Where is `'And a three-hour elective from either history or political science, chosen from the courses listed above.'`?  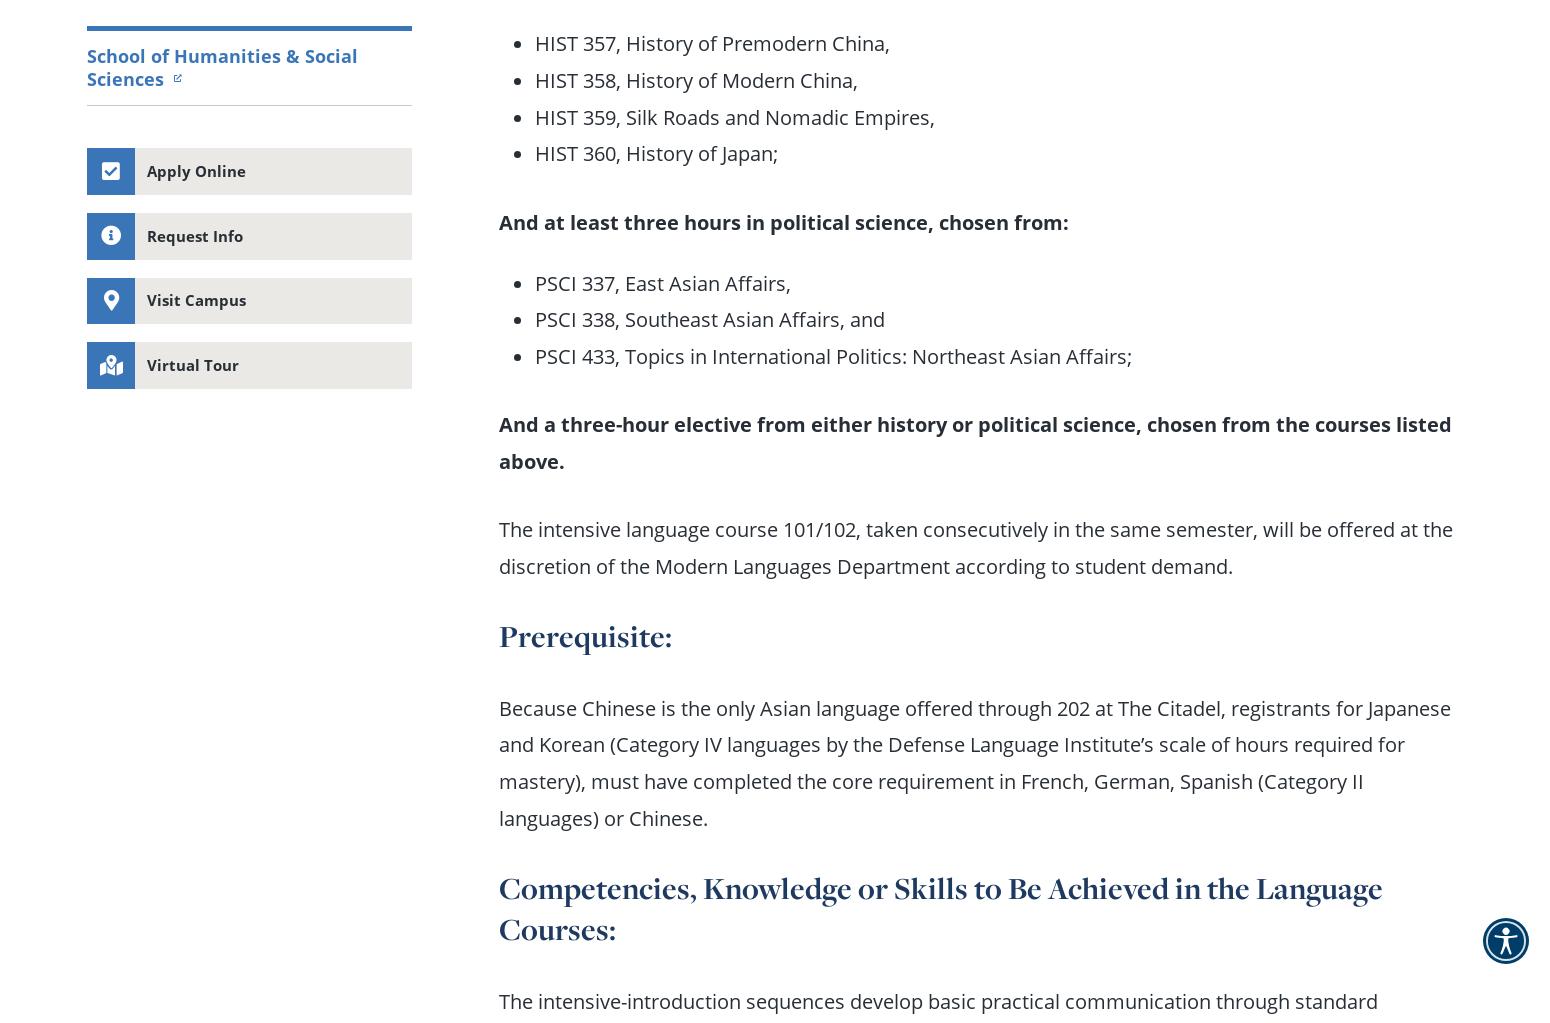 'And a three-hour elective from either history or political science, chosen from the courses listed above.' is located at coordinates (497, 441).